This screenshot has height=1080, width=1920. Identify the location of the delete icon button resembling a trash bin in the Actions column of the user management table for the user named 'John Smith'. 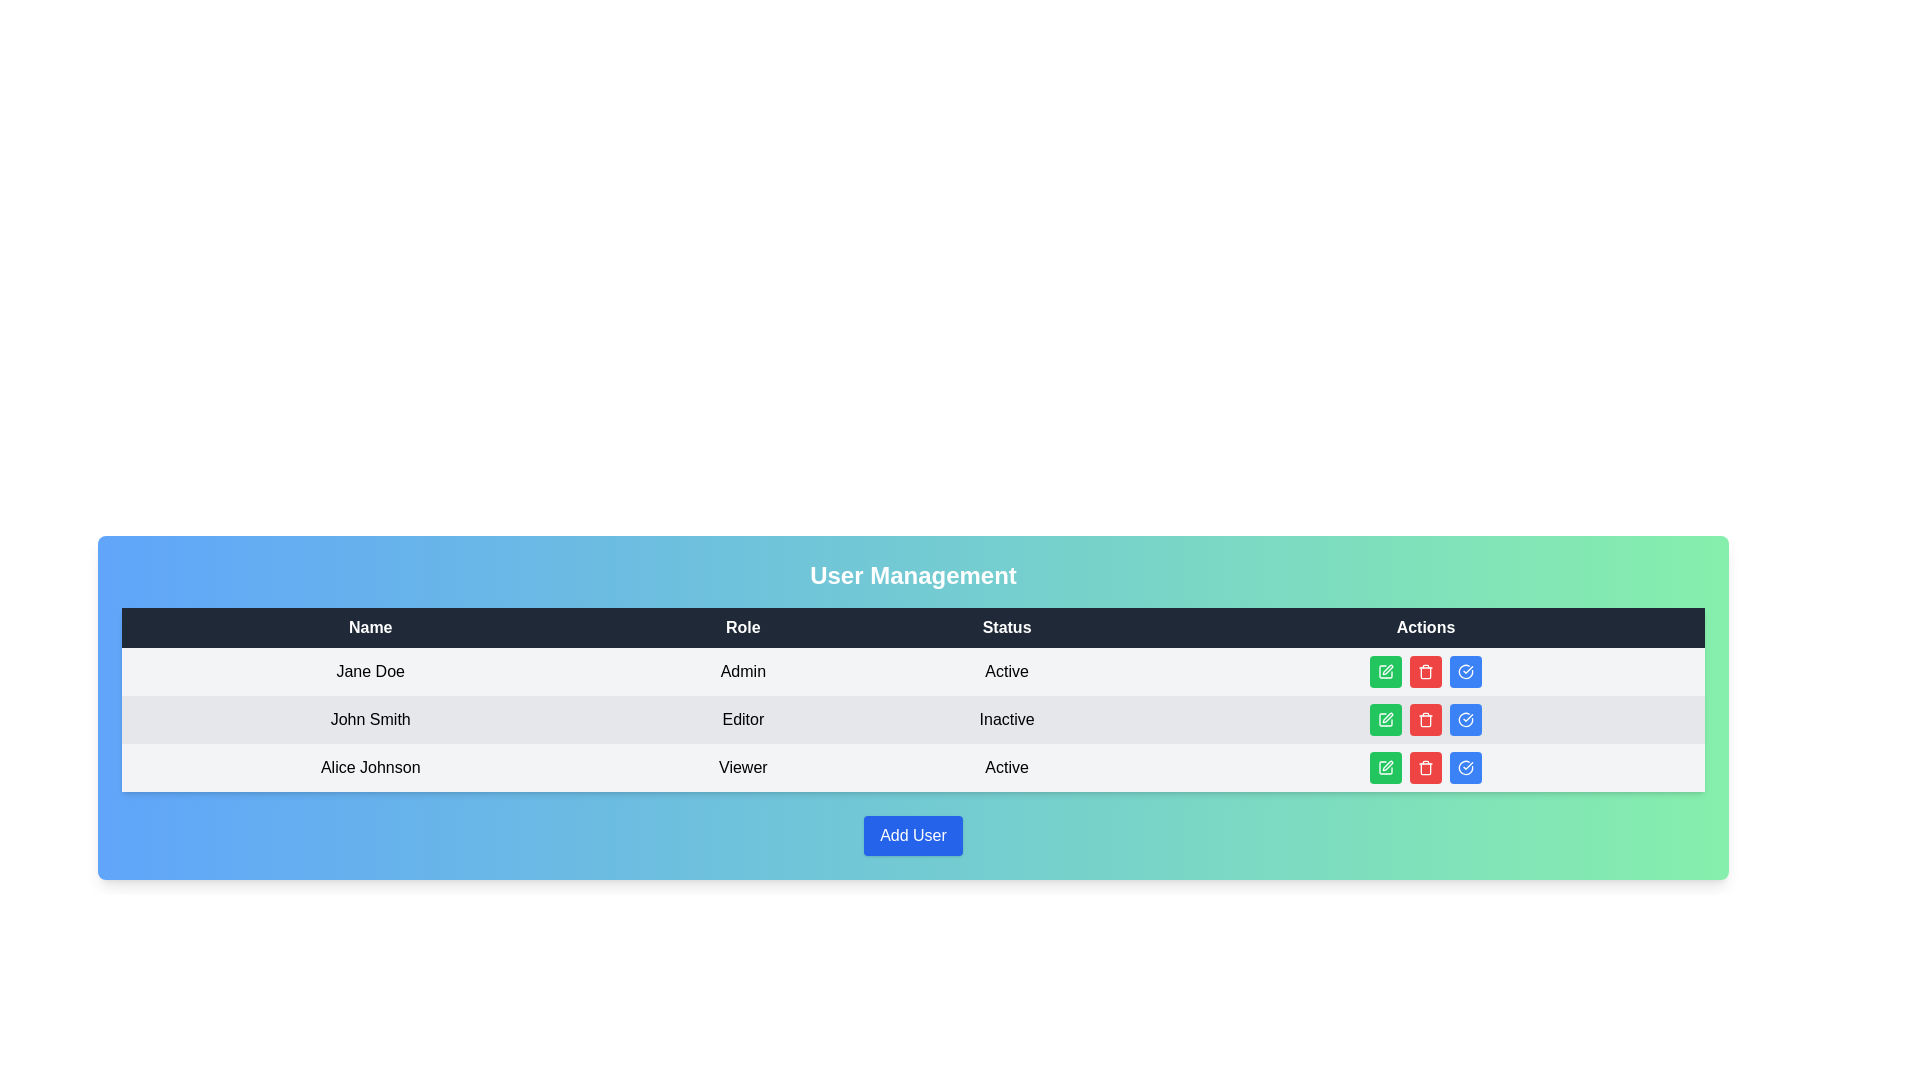
(1424, 671).